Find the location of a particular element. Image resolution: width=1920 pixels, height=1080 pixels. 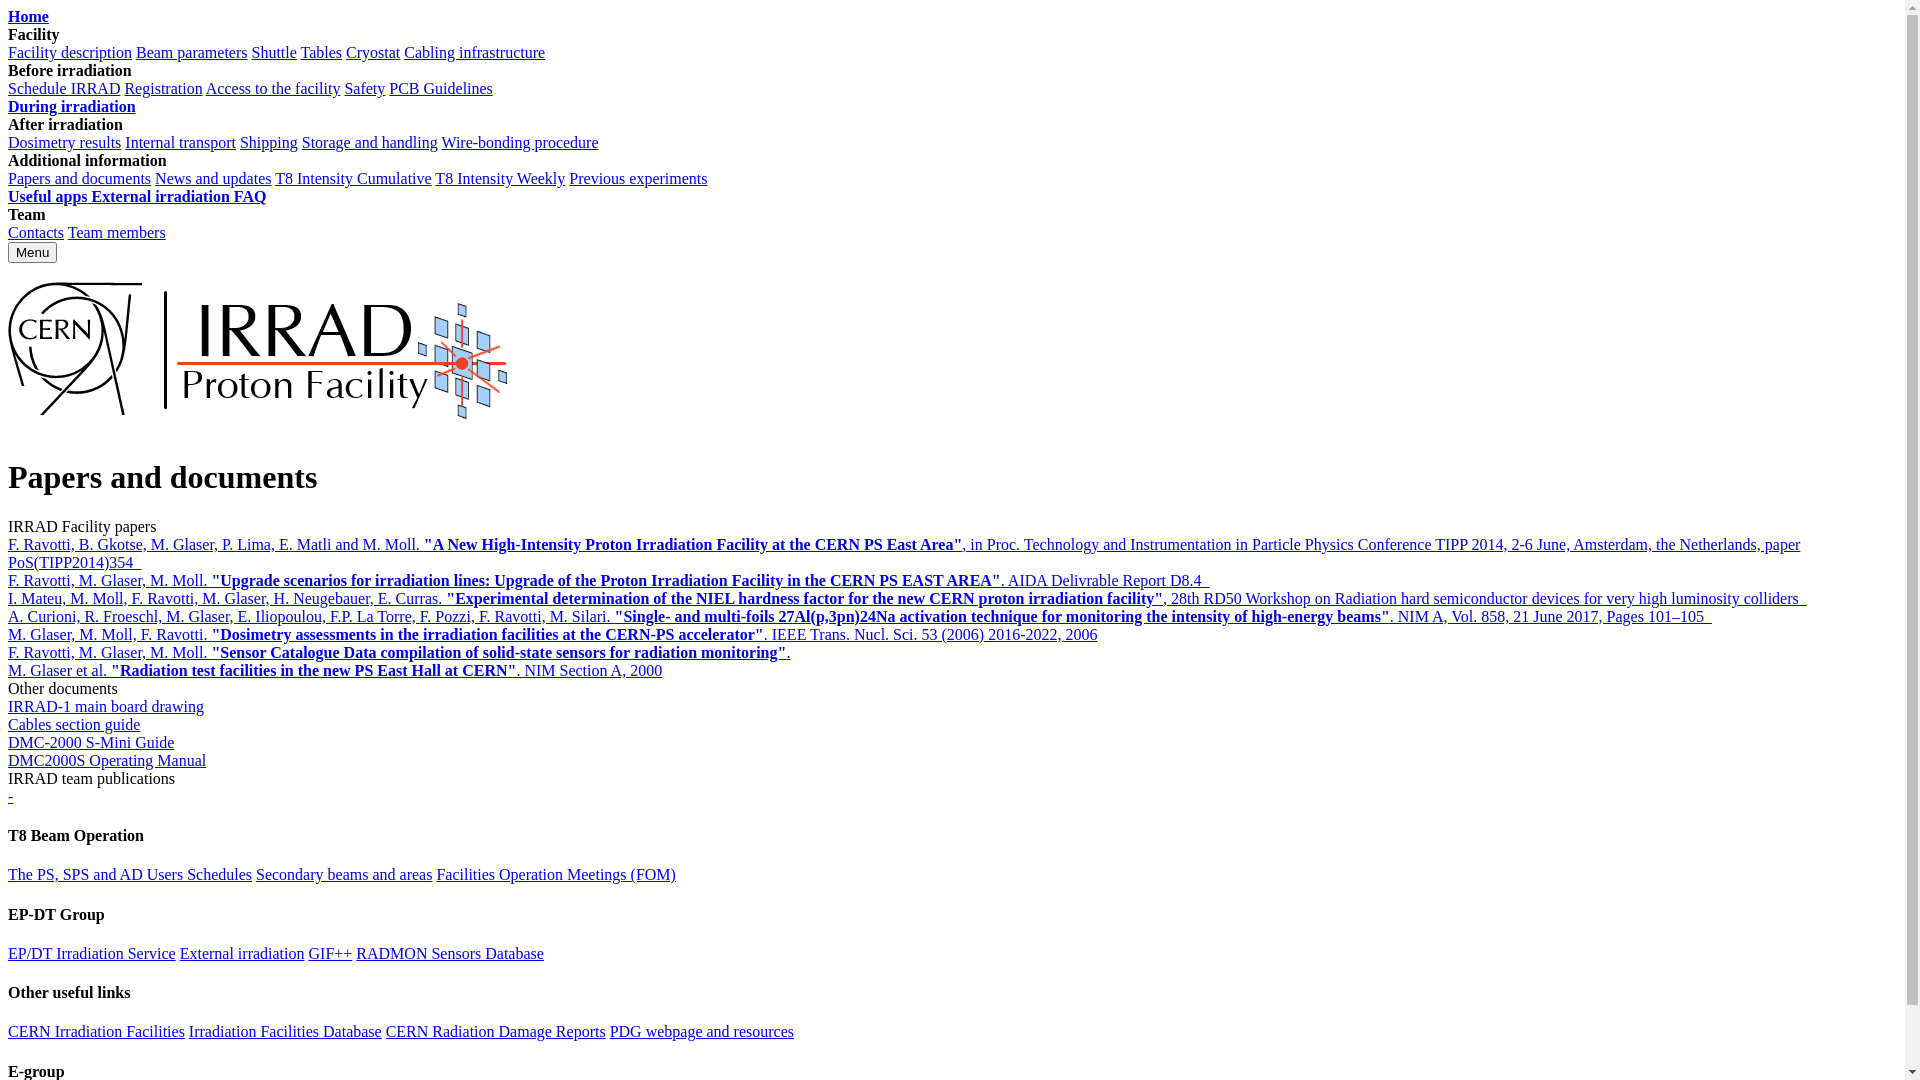

'IRRAD-1 main board drawing' is located at coordinates (104, 705).